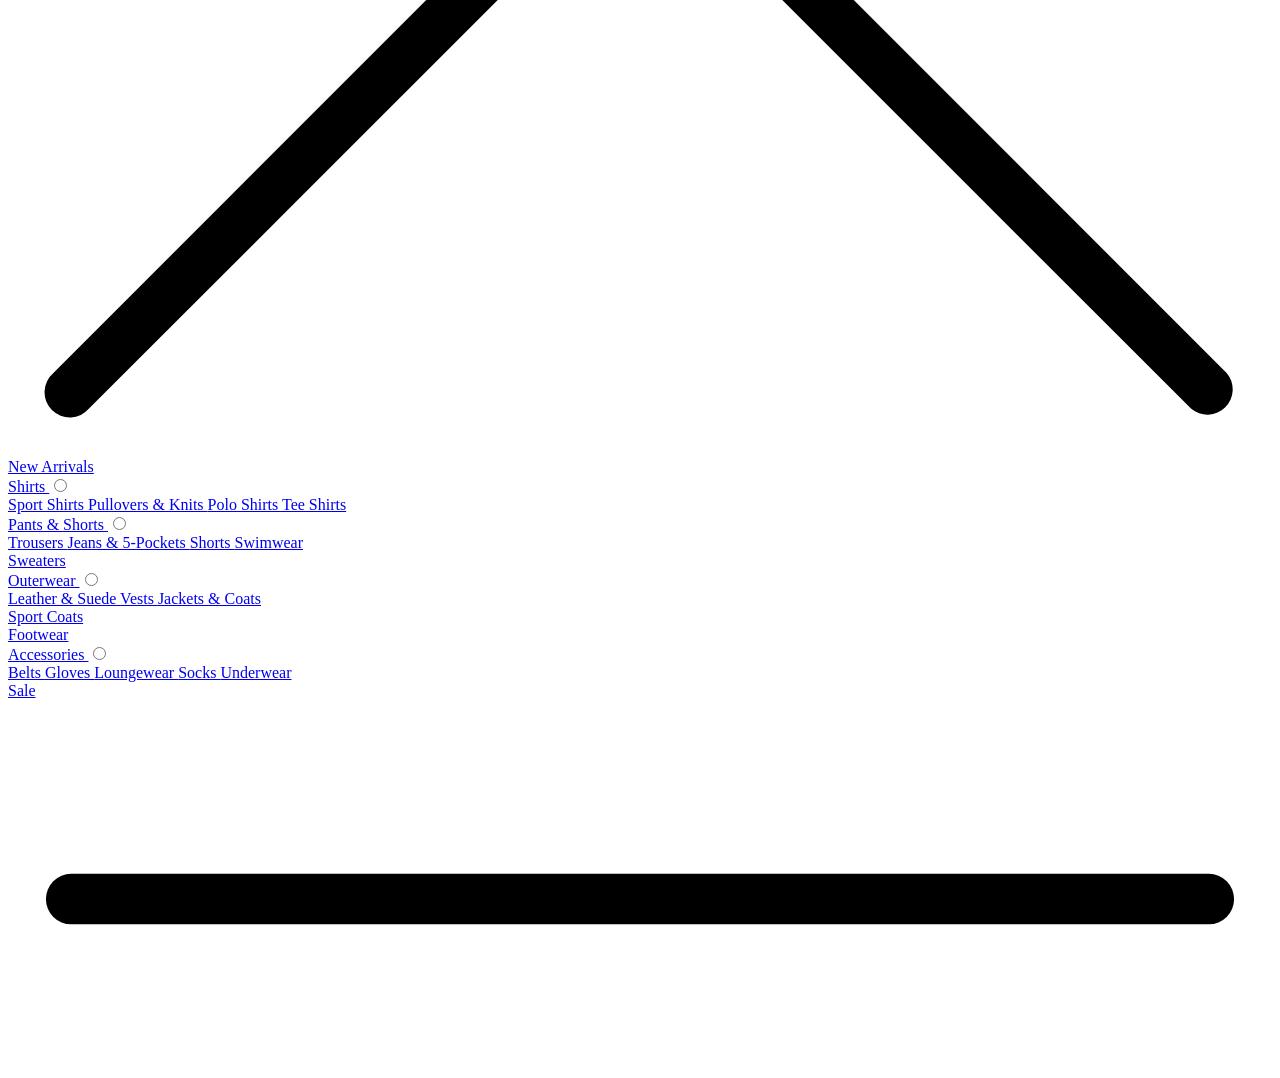 This screenshot has height=1078, width=1280. I want to click on 'Accessories', so click(48, 653).